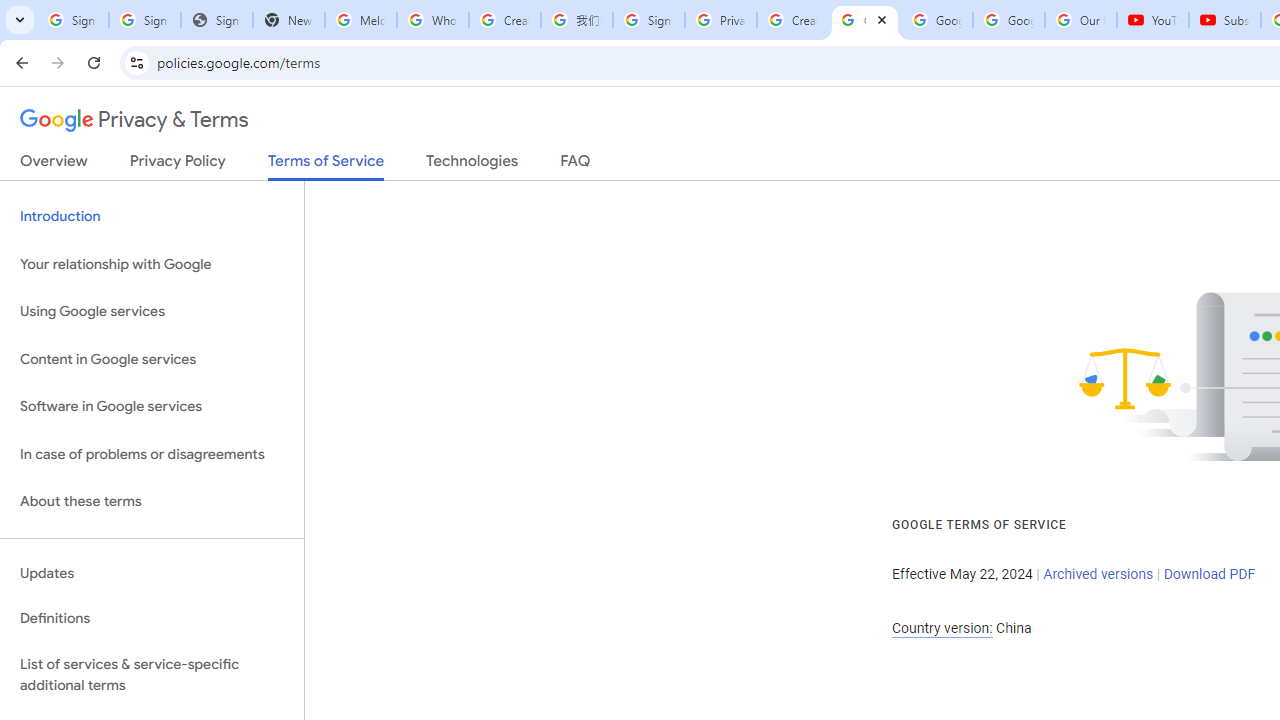 The image size is (1280, 720). I want to click on 'Using Google services', so click(151, 312).